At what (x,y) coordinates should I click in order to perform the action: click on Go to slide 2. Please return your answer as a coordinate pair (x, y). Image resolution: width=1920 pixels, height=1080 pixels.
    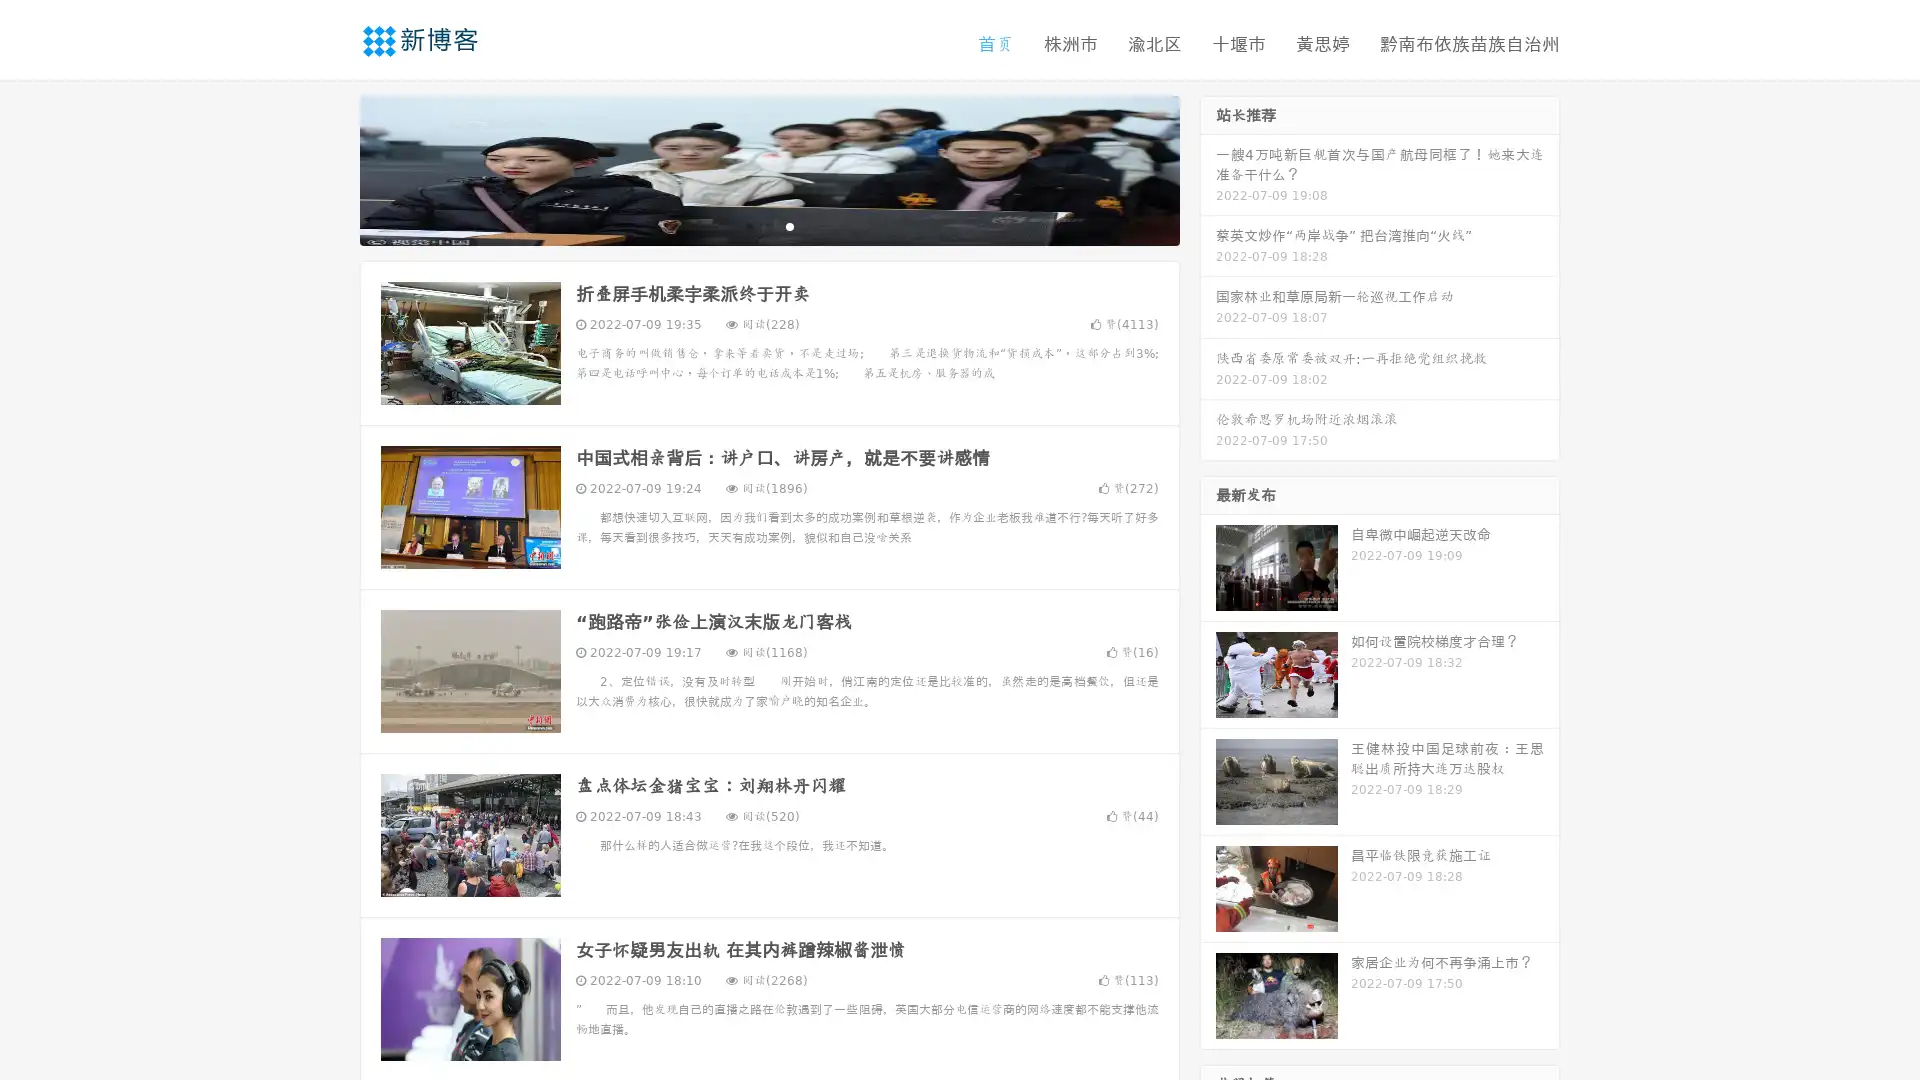
    Looking at the image, I should click on (768, 225).